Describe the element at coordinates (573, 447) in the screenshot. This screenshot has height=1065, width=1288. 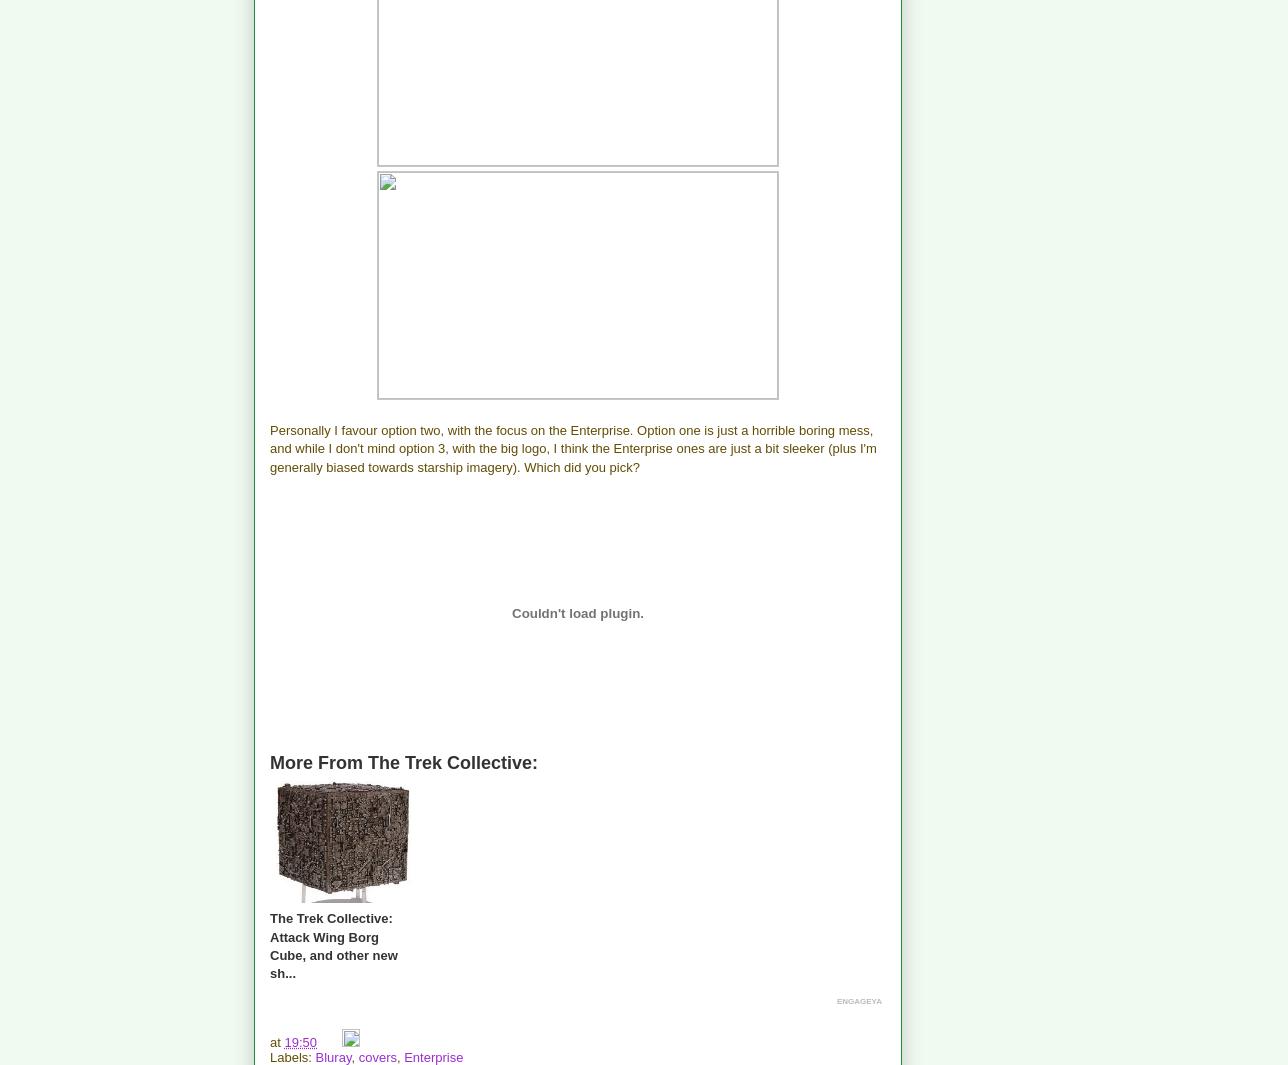
I see `'Personally I favour option two, with the focus on the Enterprise. Option one is just a horrible boring mess, and while I don't mind option 3, with the big logo, I think the Enterprise ones are just a bit sleeker (plus I'm generally biased towards starship imagery). Which did you pick?'` at that location.